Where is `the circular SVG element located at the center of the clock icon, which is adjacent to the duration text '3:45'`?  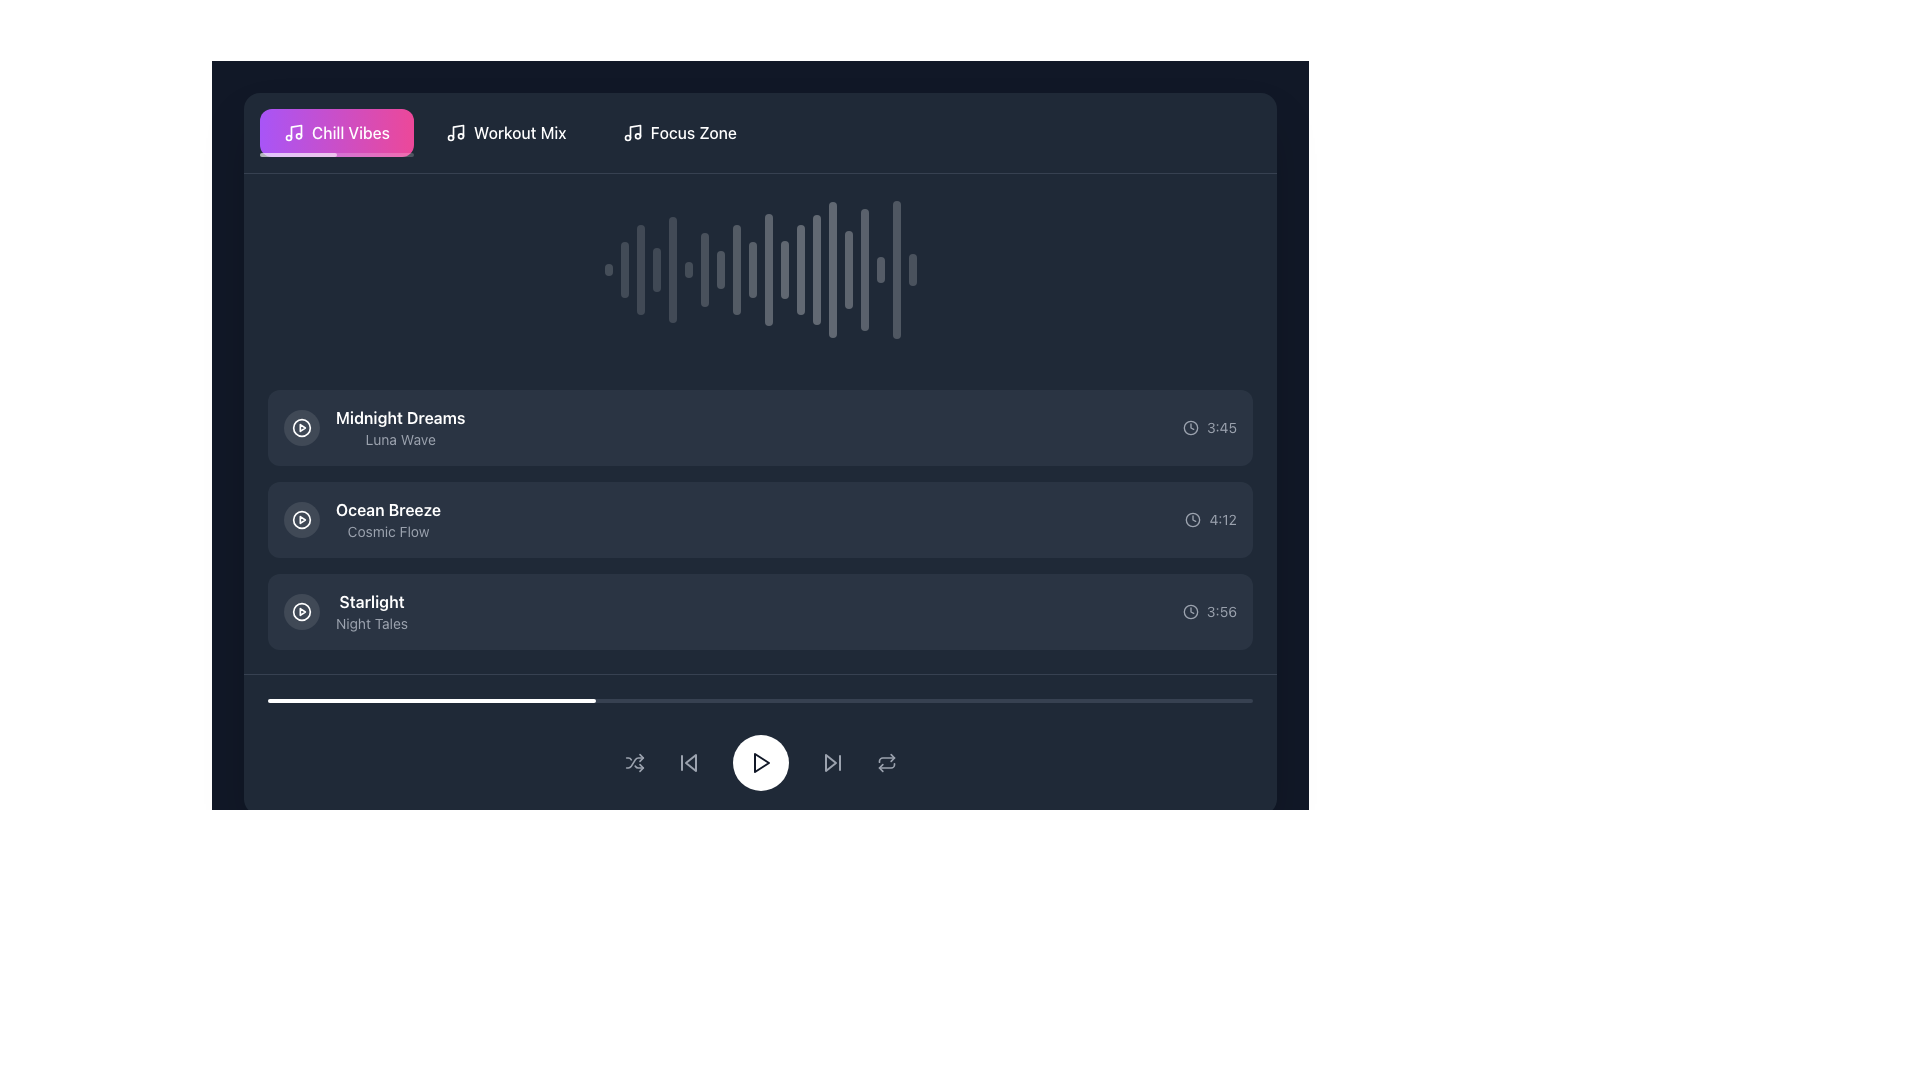
the circular SVG element located at the center of the clock icon, which is adjacent to the duration text '3:45' is located at coordinates (1190, 427).